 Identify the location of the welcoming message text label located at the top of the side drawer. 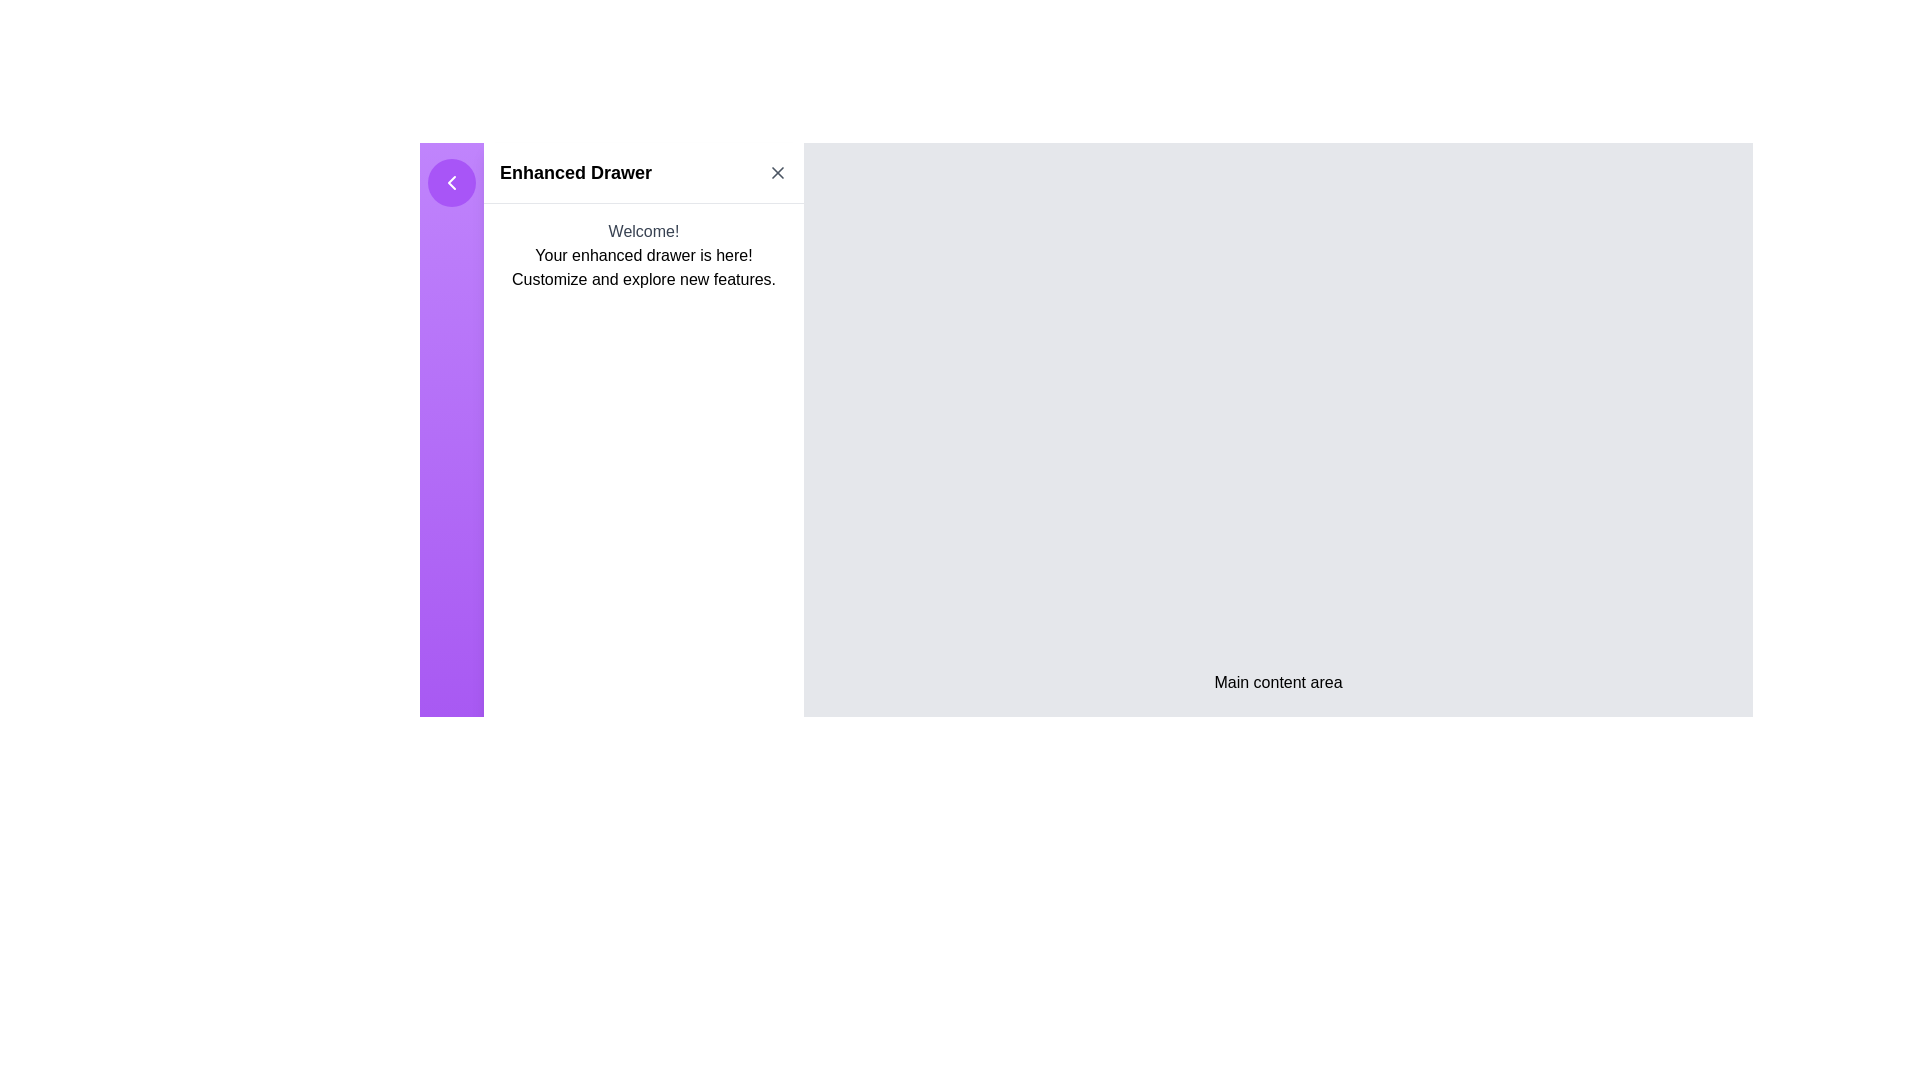
(643, 230).